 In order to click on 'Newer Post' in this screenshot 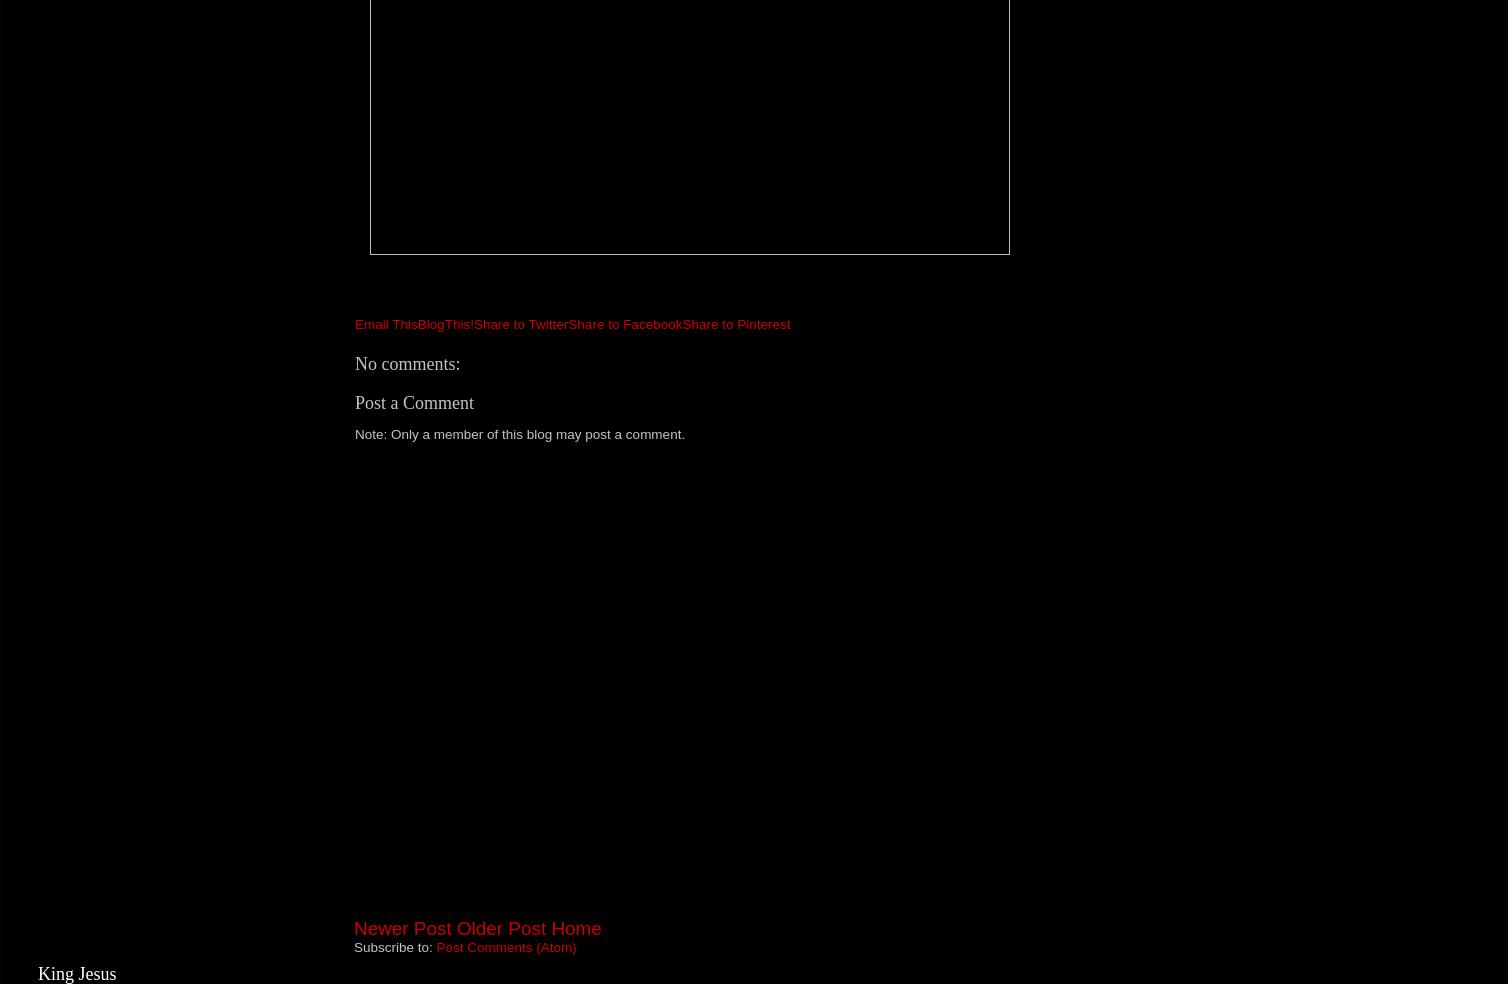, I will do `click(402, 928)`.